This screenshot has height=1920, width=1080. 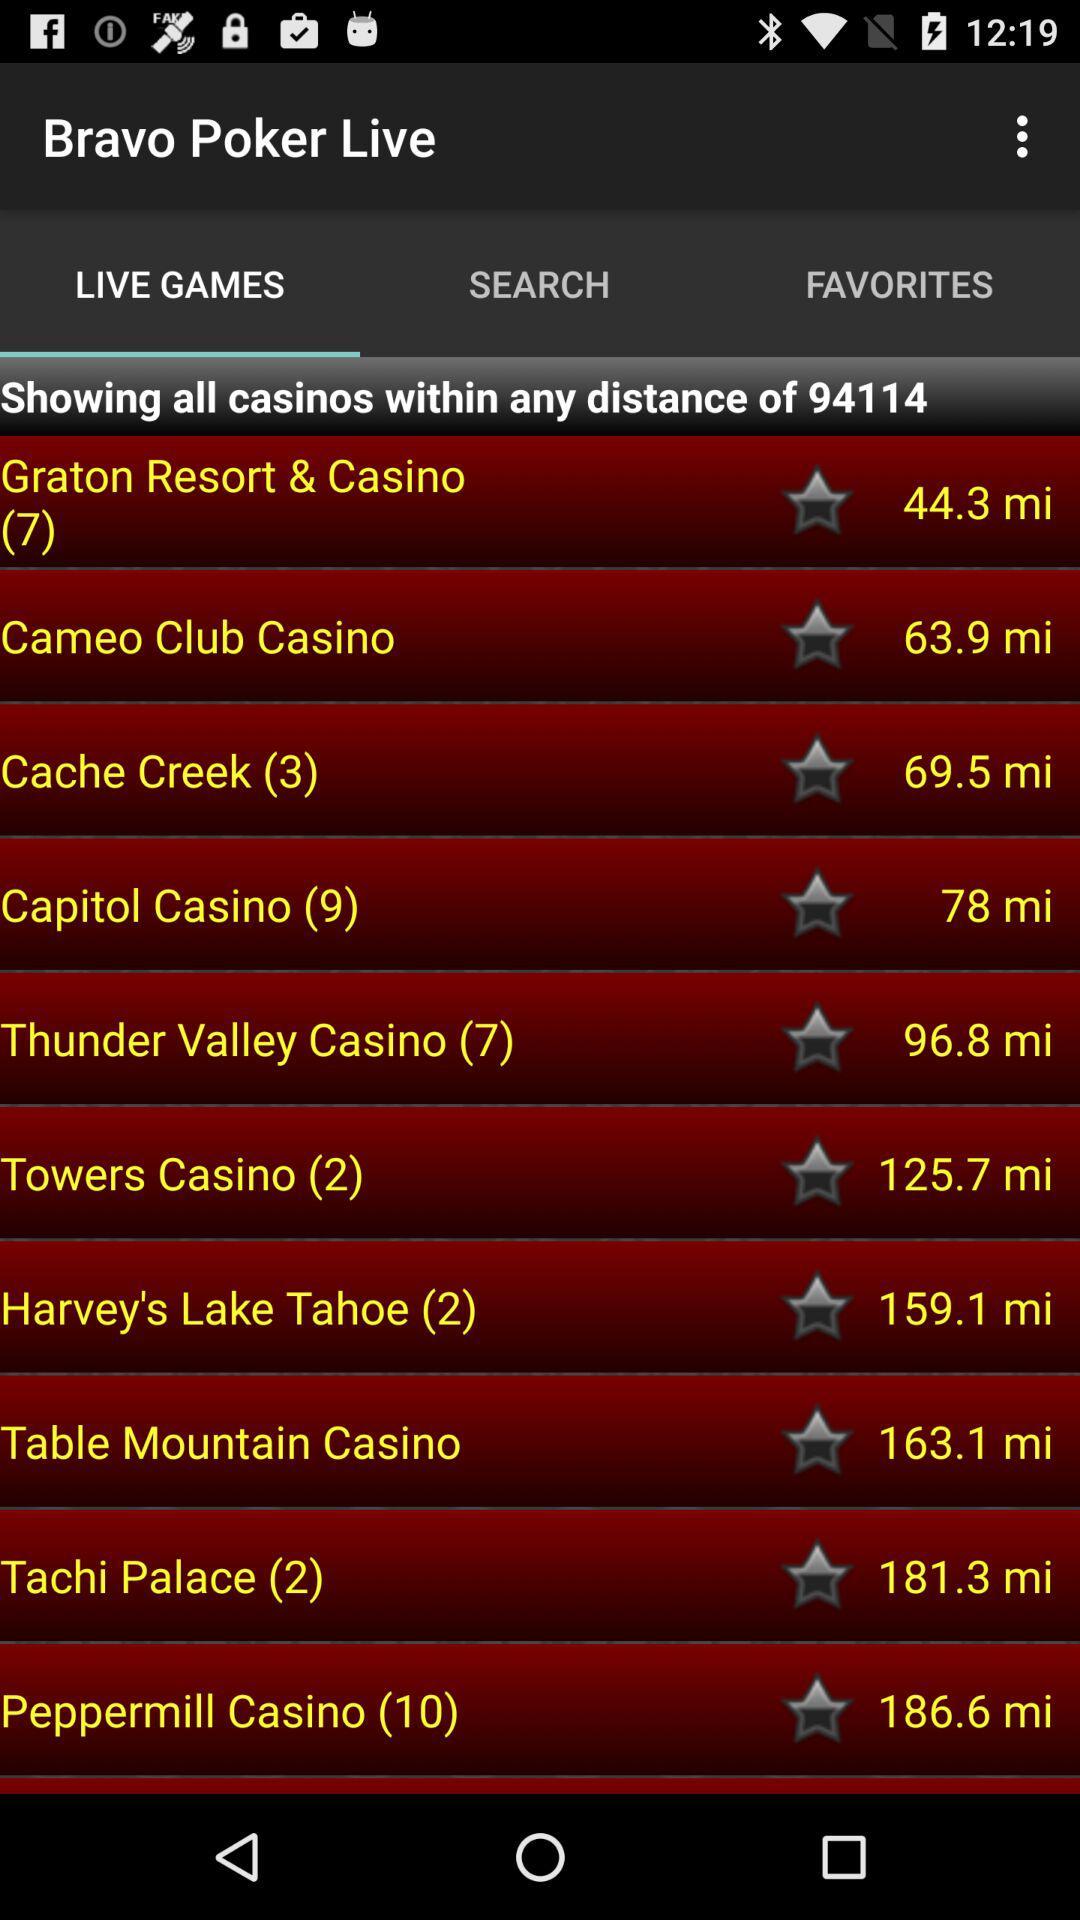 What do you see at coordinates (817, 501) in the screenshot?
I see `graton resort casino to favorites` at bounding box center [817, 501].